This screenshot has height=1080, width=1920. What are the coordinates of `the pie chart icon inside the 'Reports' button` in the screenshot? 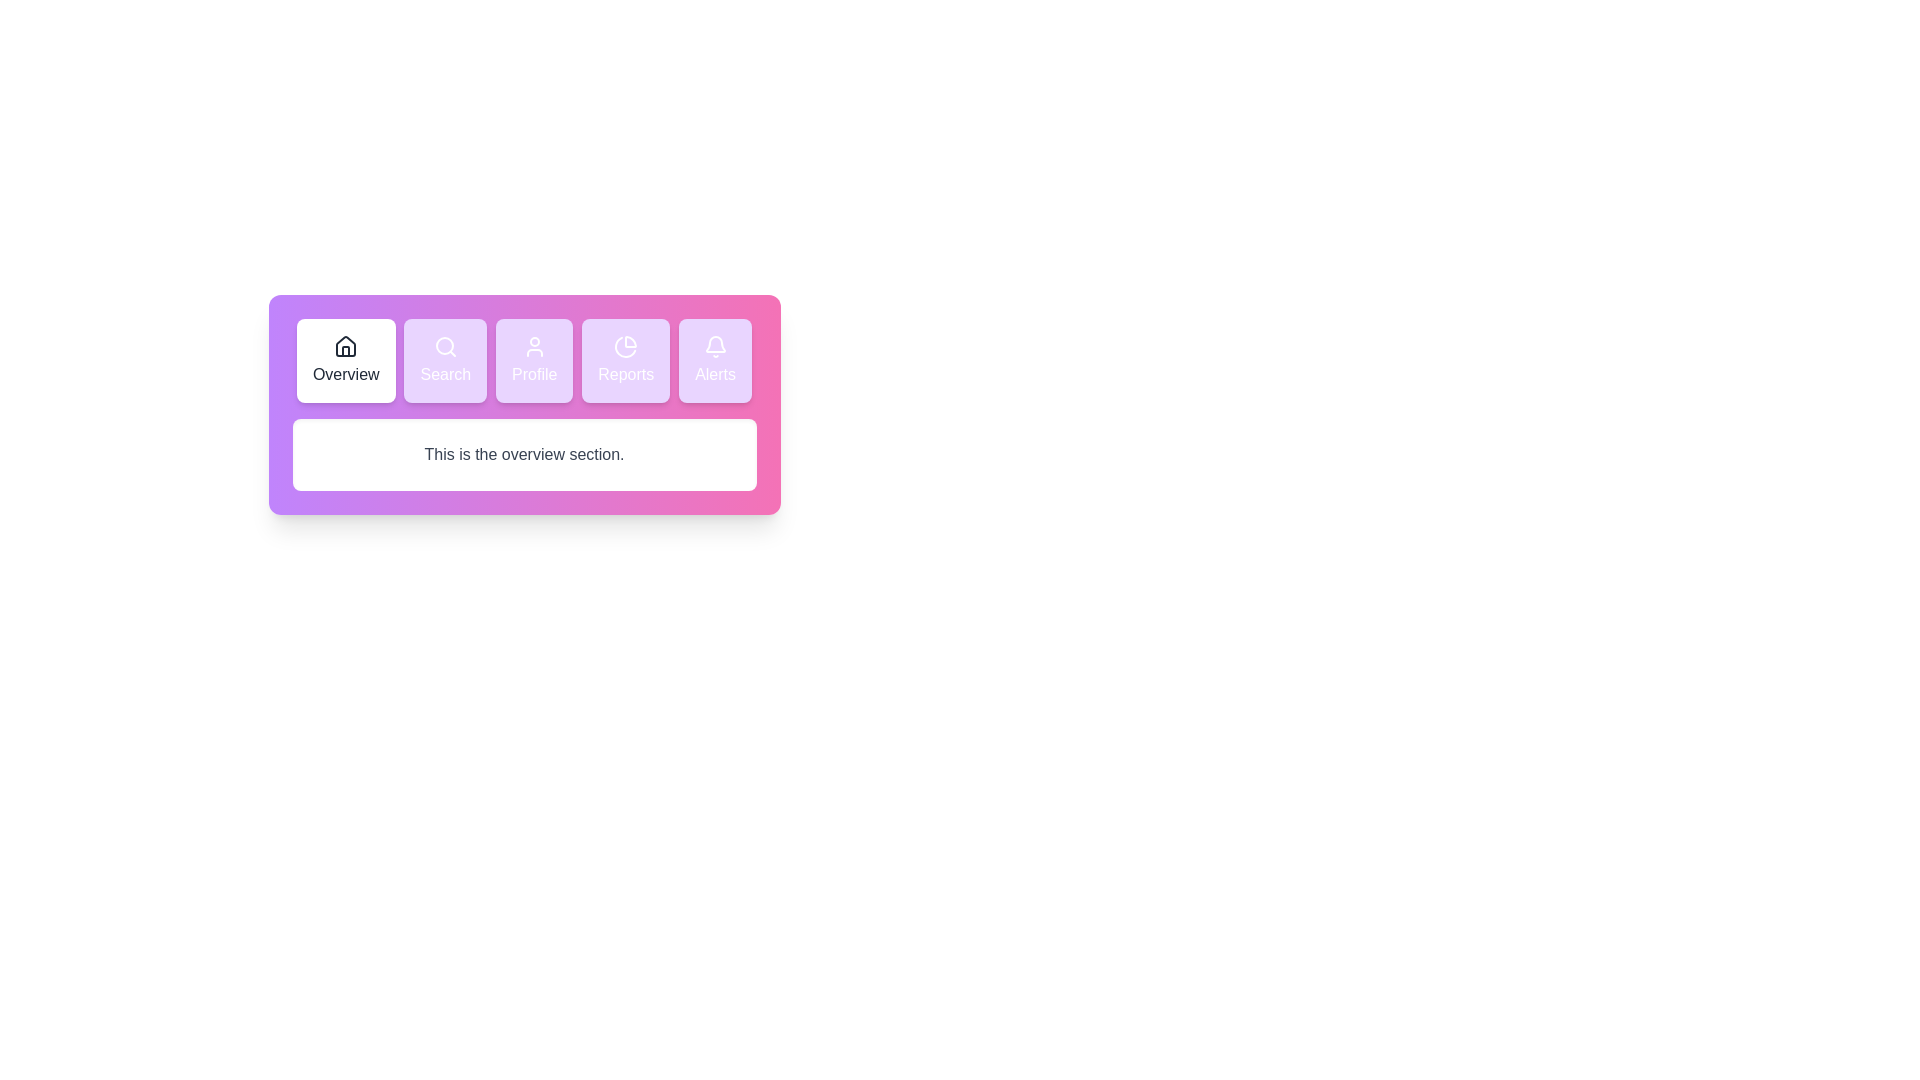 It's located at (625, 346).